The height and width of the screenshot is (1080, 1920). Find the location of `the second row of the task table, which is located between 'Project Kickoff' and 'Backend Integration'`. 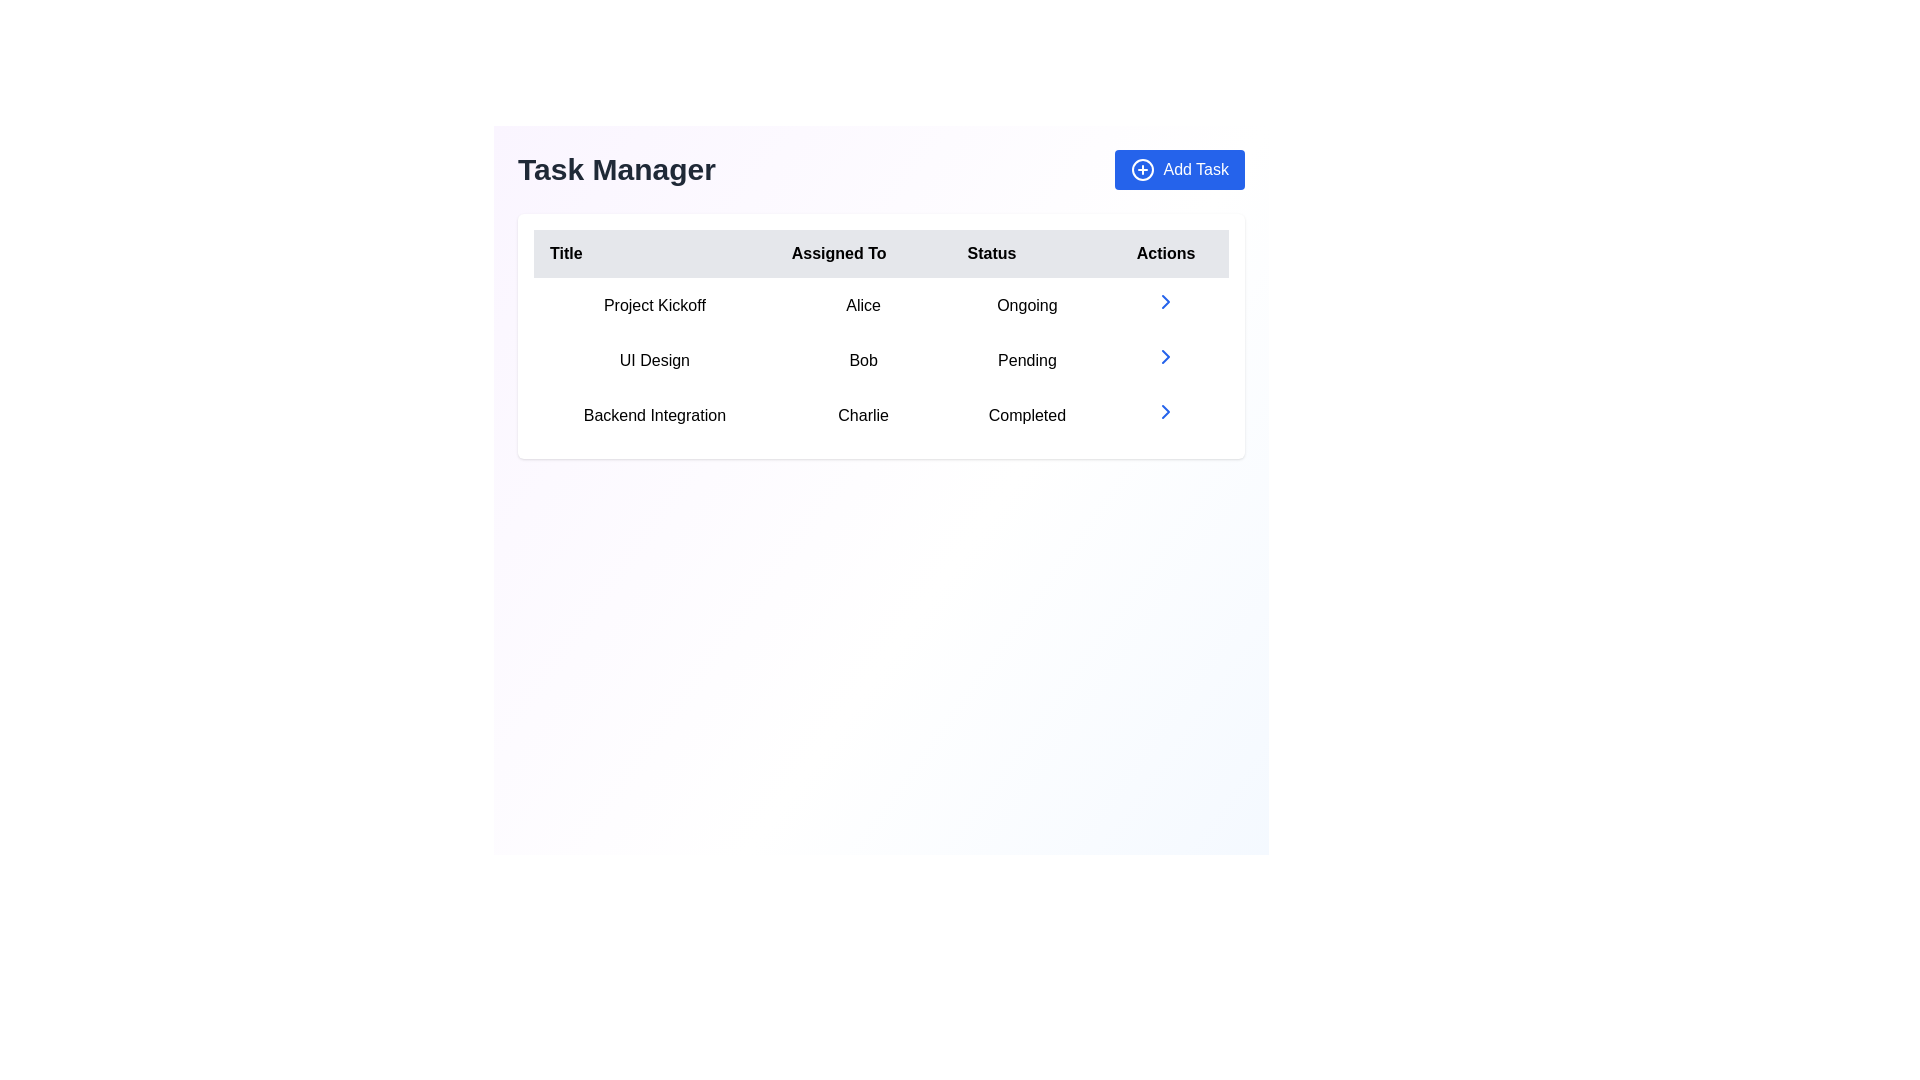

the second row of the task table, which is located between 'Project Kickoff' and 'Backend Integration' is located at coordinates (880, 360).